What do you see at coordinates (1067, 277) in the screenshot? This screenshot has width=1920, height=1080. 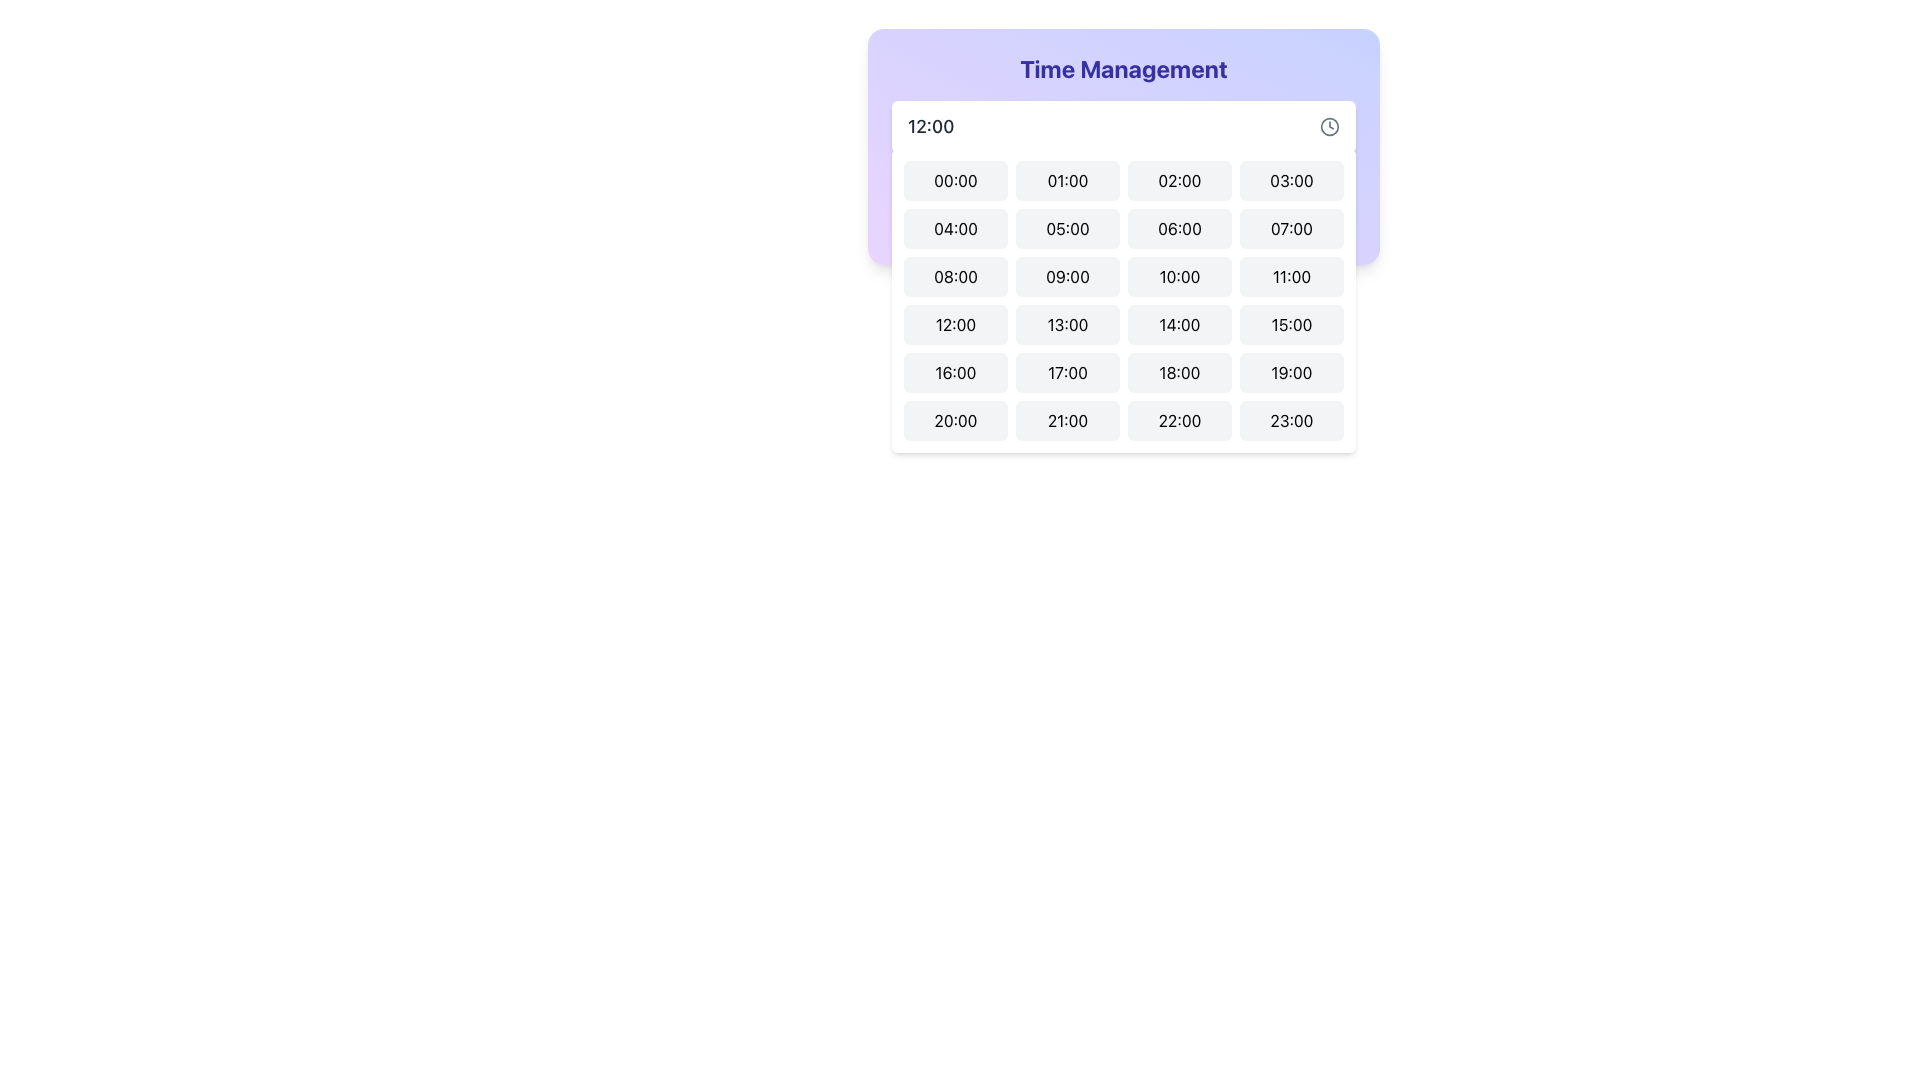 I see `the selectable time slot button located in the third row and second column of the 'Time Management' grid` at bounding box center [1067, 277].